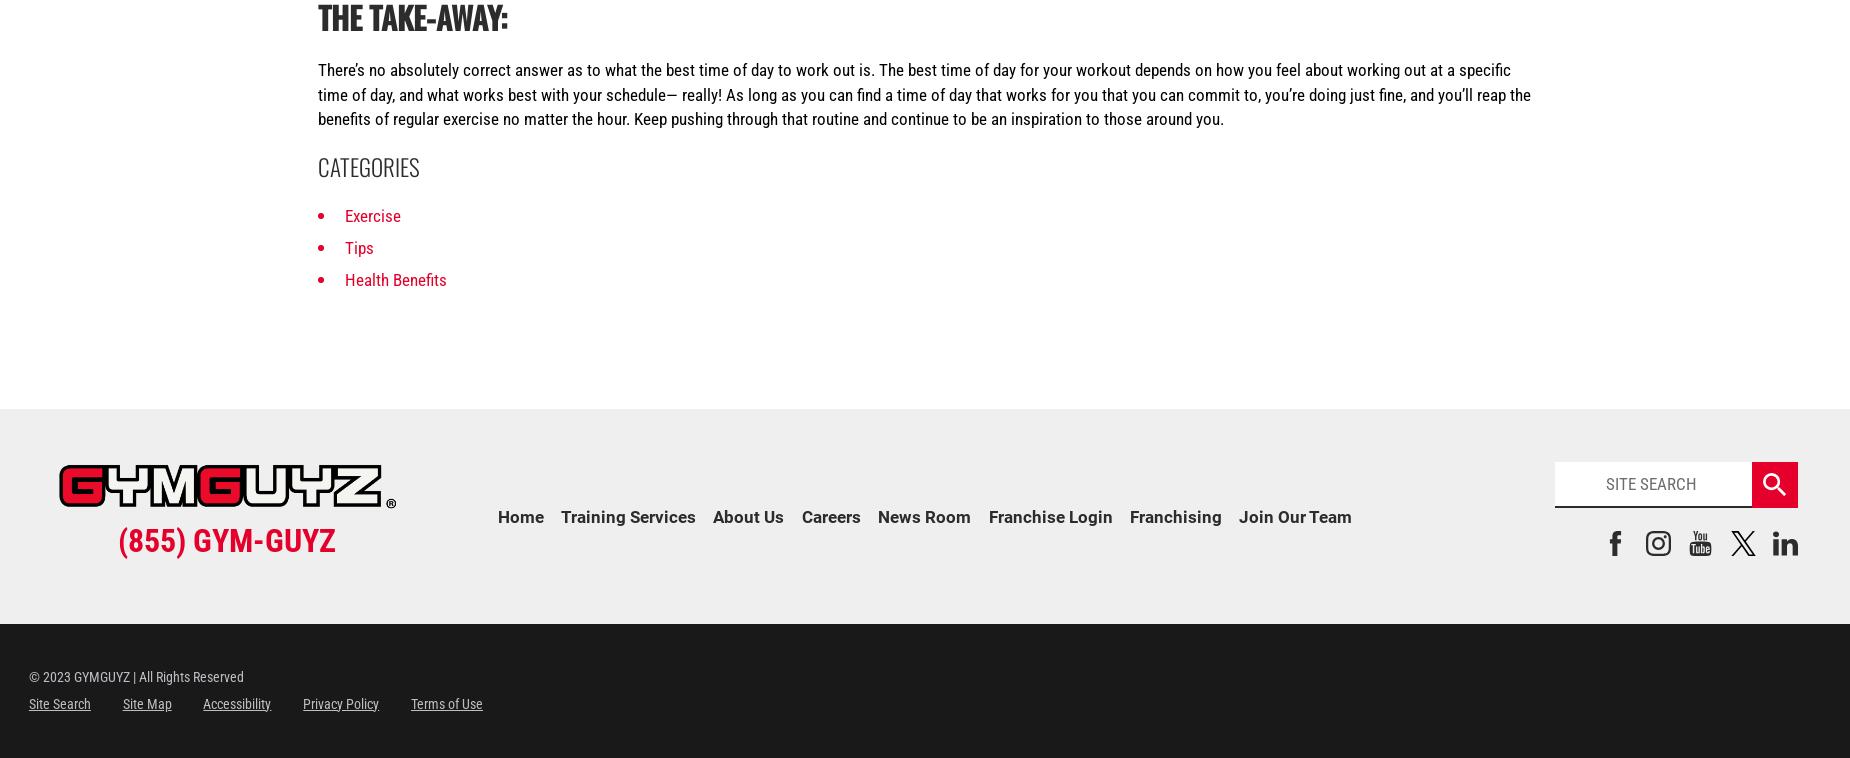 This screenshot has width=1850, height=758. What do you see at coordinates (145, 703) in the screenshot?
I see `'Site Map'` at bounding box center [145, 703].